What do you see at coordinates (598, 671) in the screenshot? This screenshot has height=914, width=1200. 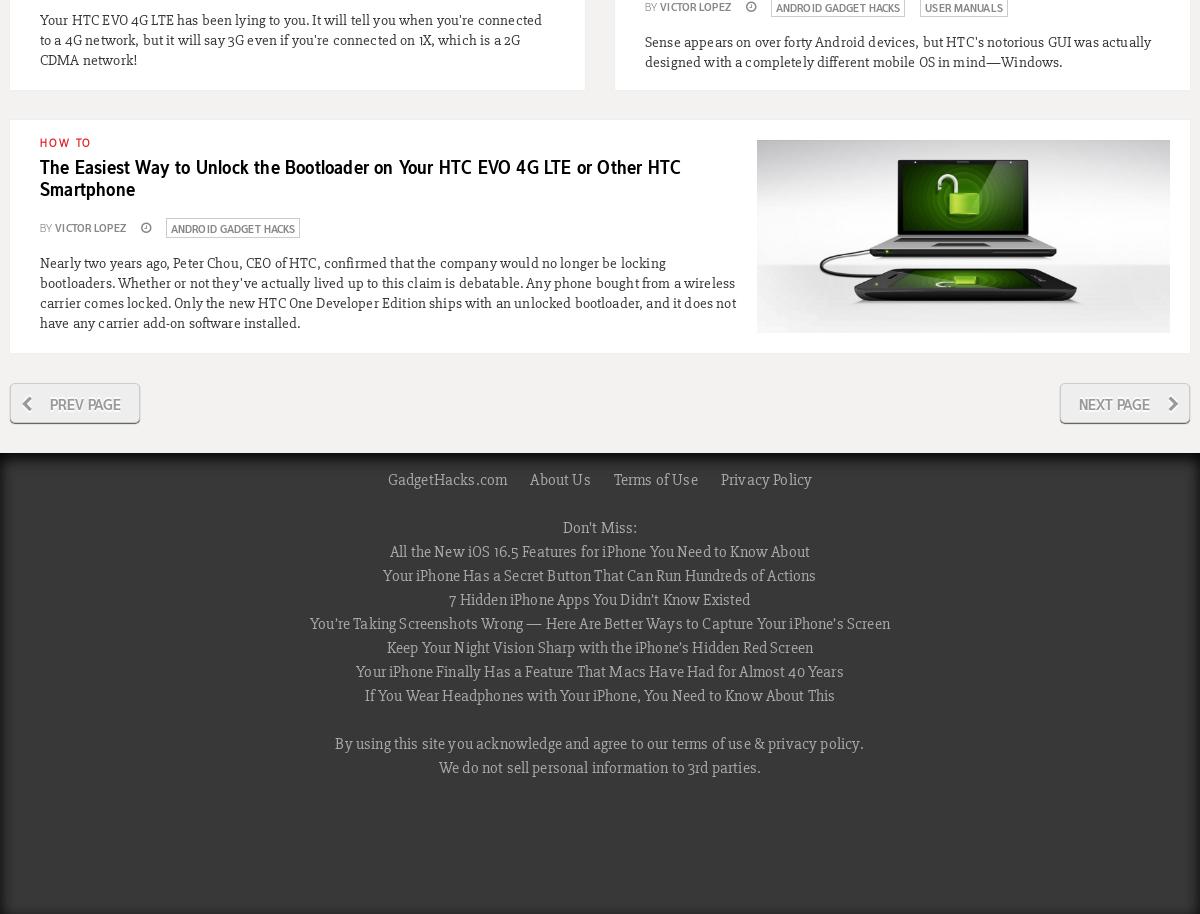 I see `'Your iPhone Finally Has a Feature That Macs Have Had for Almost 40 Years'` at bounding box center [598, 671].